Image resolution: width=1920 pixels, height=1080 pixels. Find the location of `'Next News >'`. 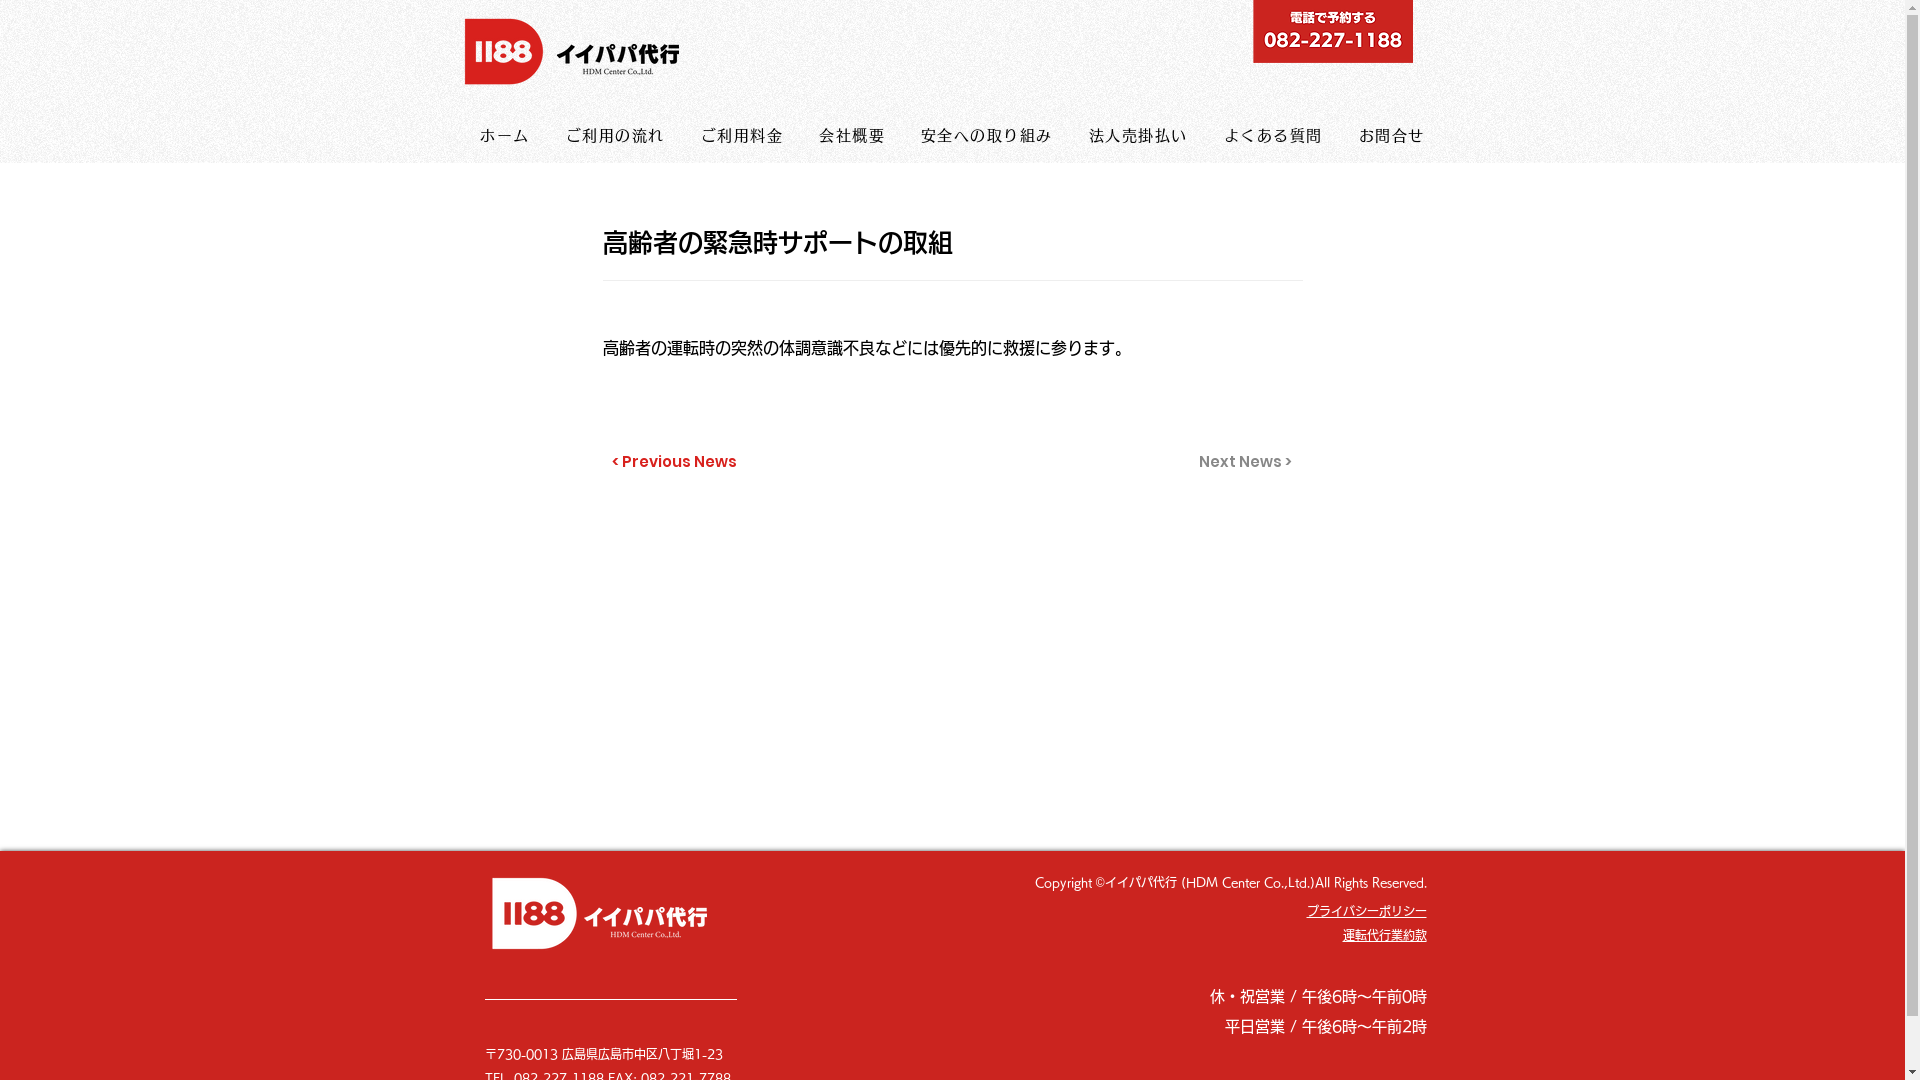

'Next News >' is located at coordinates (1241, 462).